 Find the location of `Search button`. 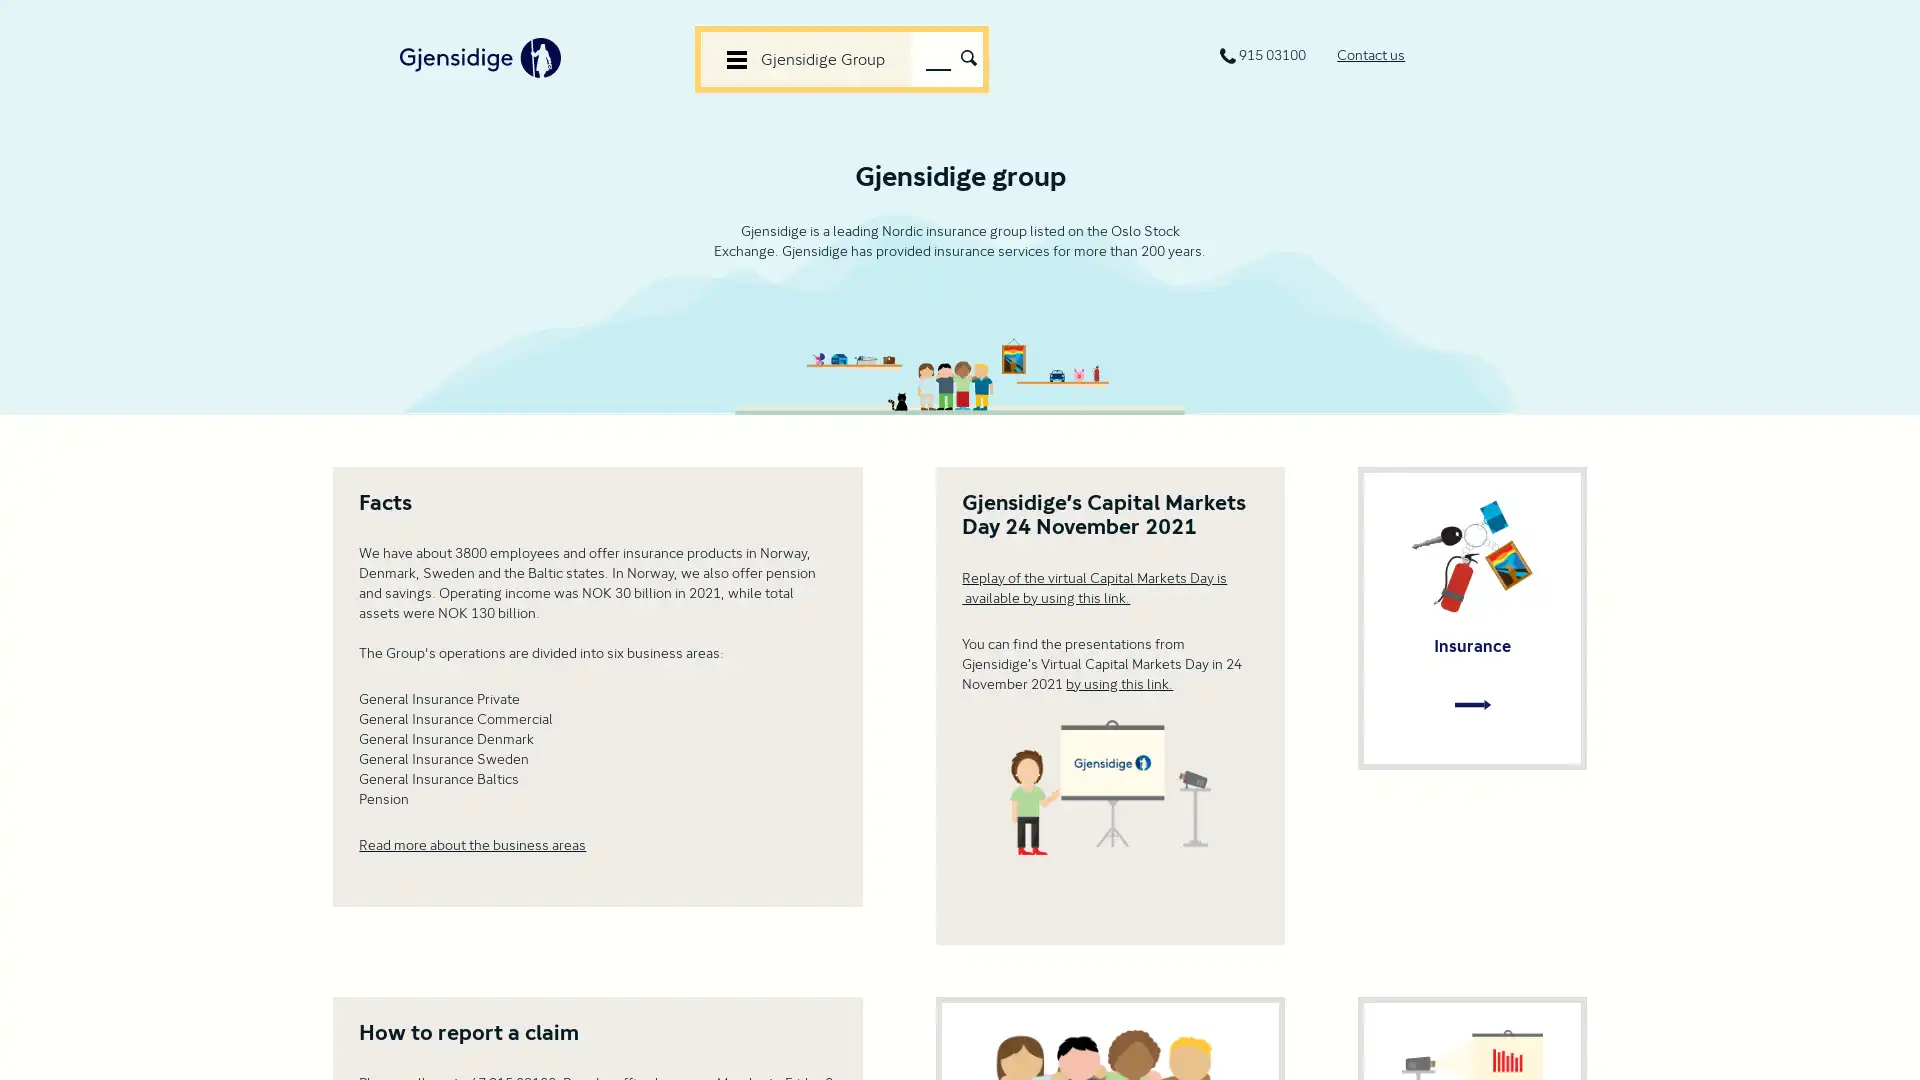

Search button is located at coordinates (968, 55).